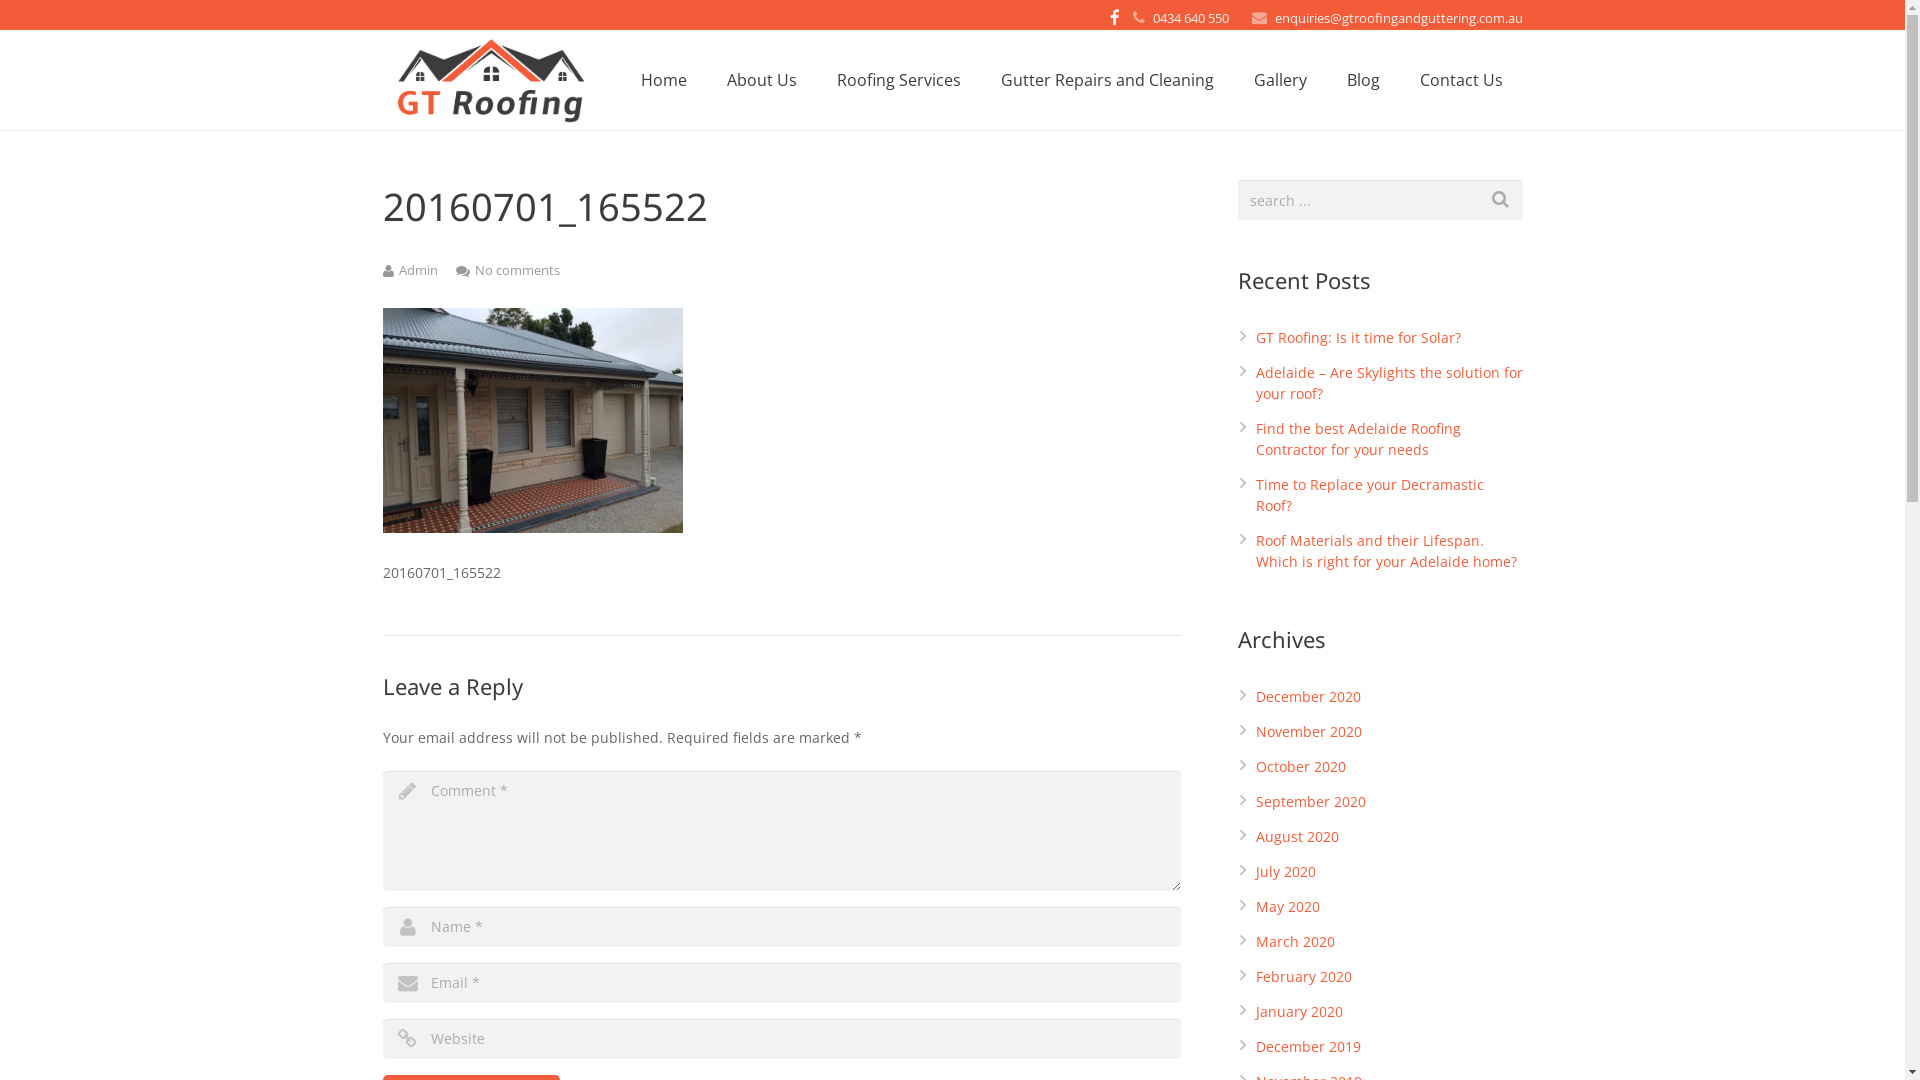 This screenshot has height=1080, width=1920. What do you see at coordinates (1300, 765) in the screenshot?
I see `'October 2020'` at bounding box center [1300, 765].